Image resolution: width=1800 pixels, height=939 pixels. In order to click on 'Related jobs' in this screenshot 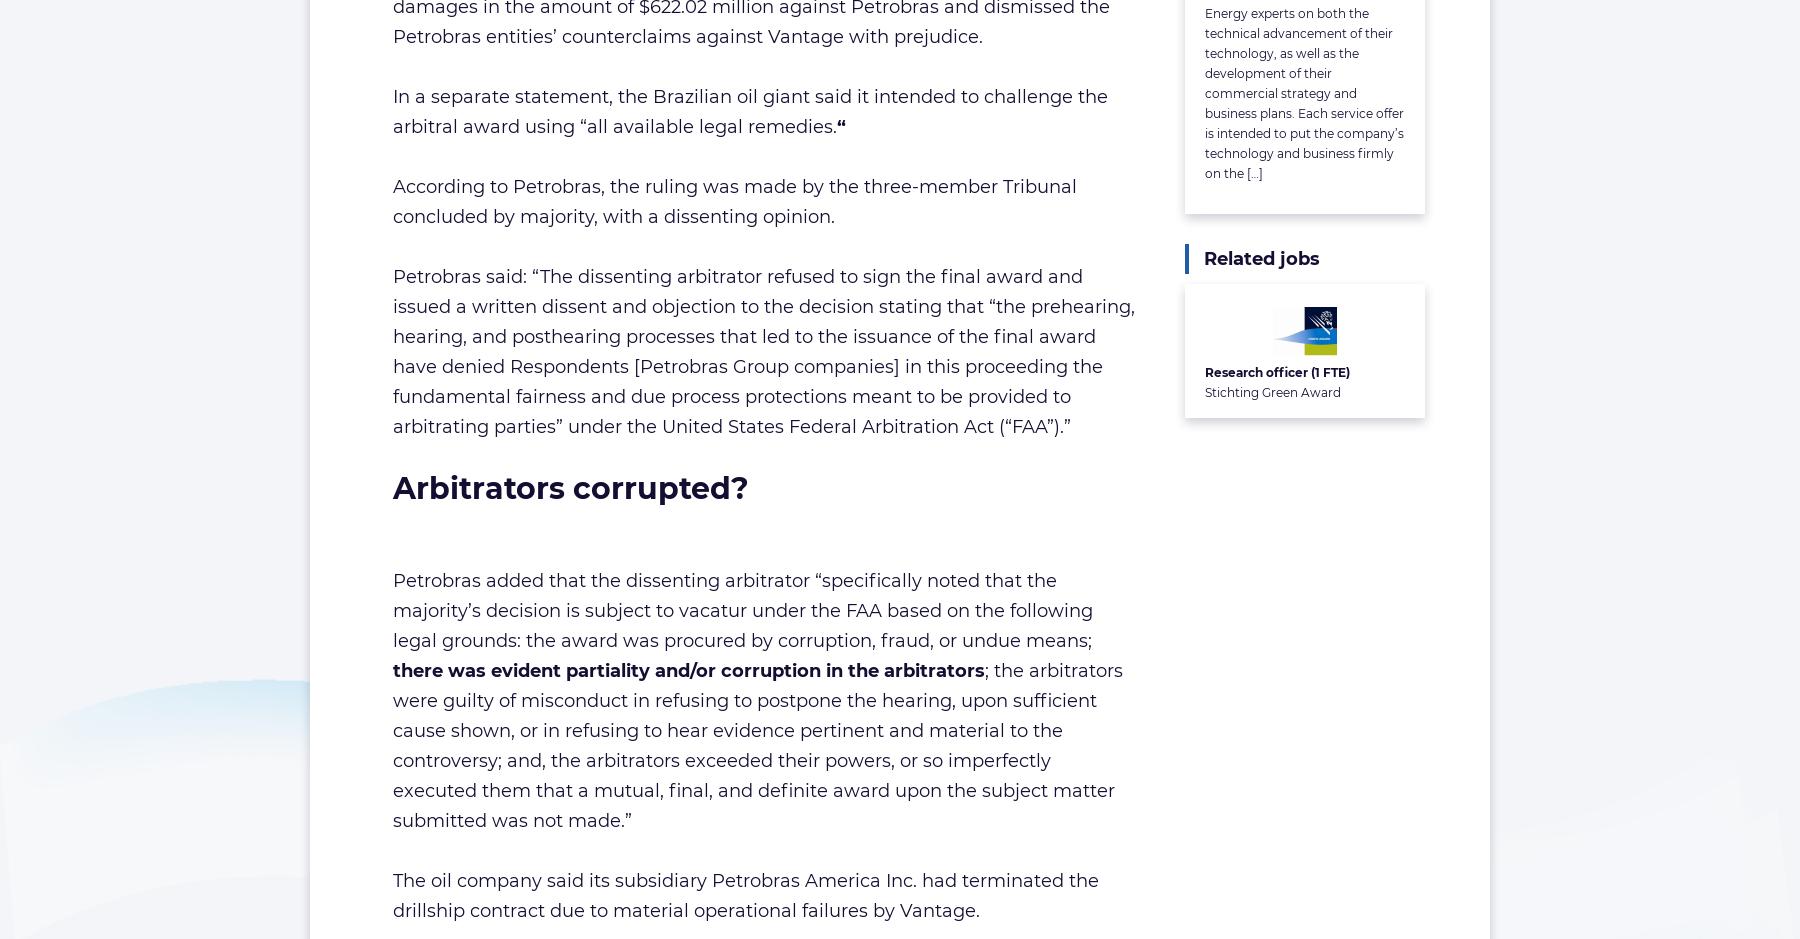, I will do `click(1261, 257)`.